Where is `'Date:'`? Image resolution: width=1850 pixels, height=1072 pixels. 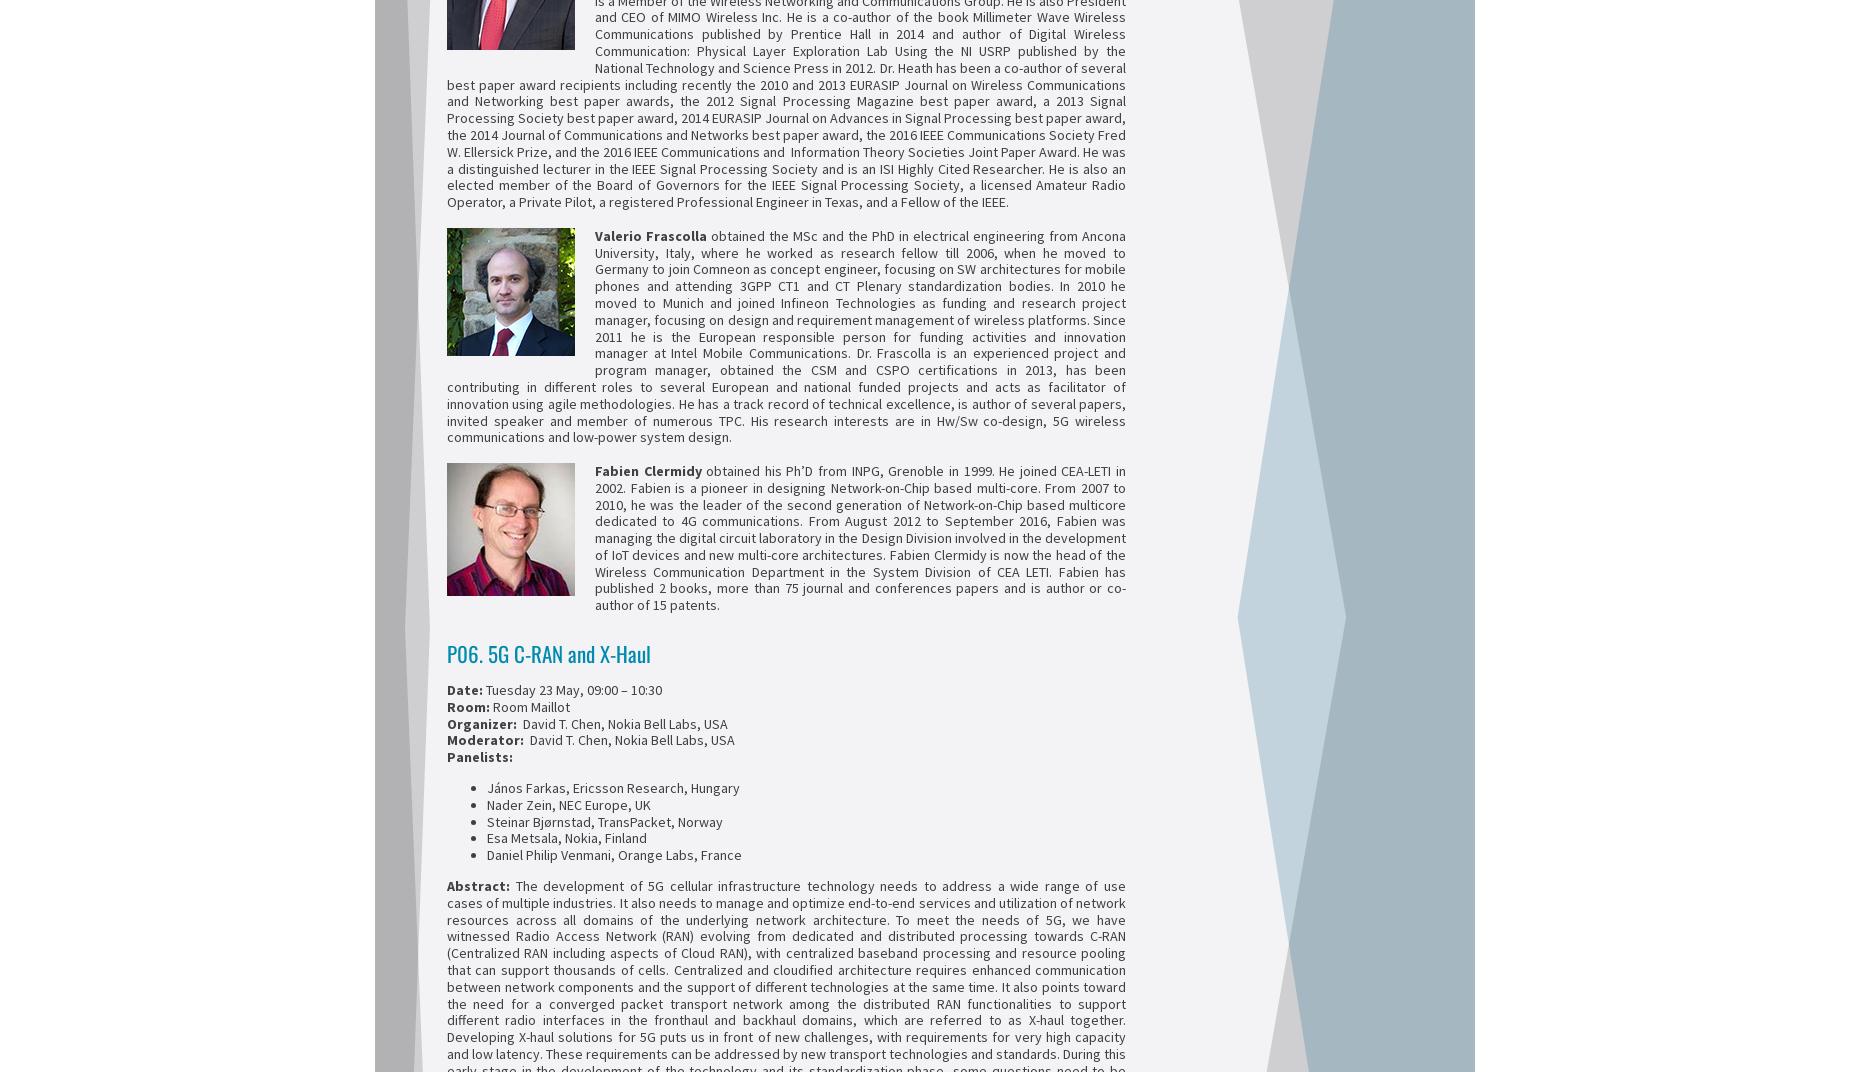
'Date:' is located at coordinates (445, 689).